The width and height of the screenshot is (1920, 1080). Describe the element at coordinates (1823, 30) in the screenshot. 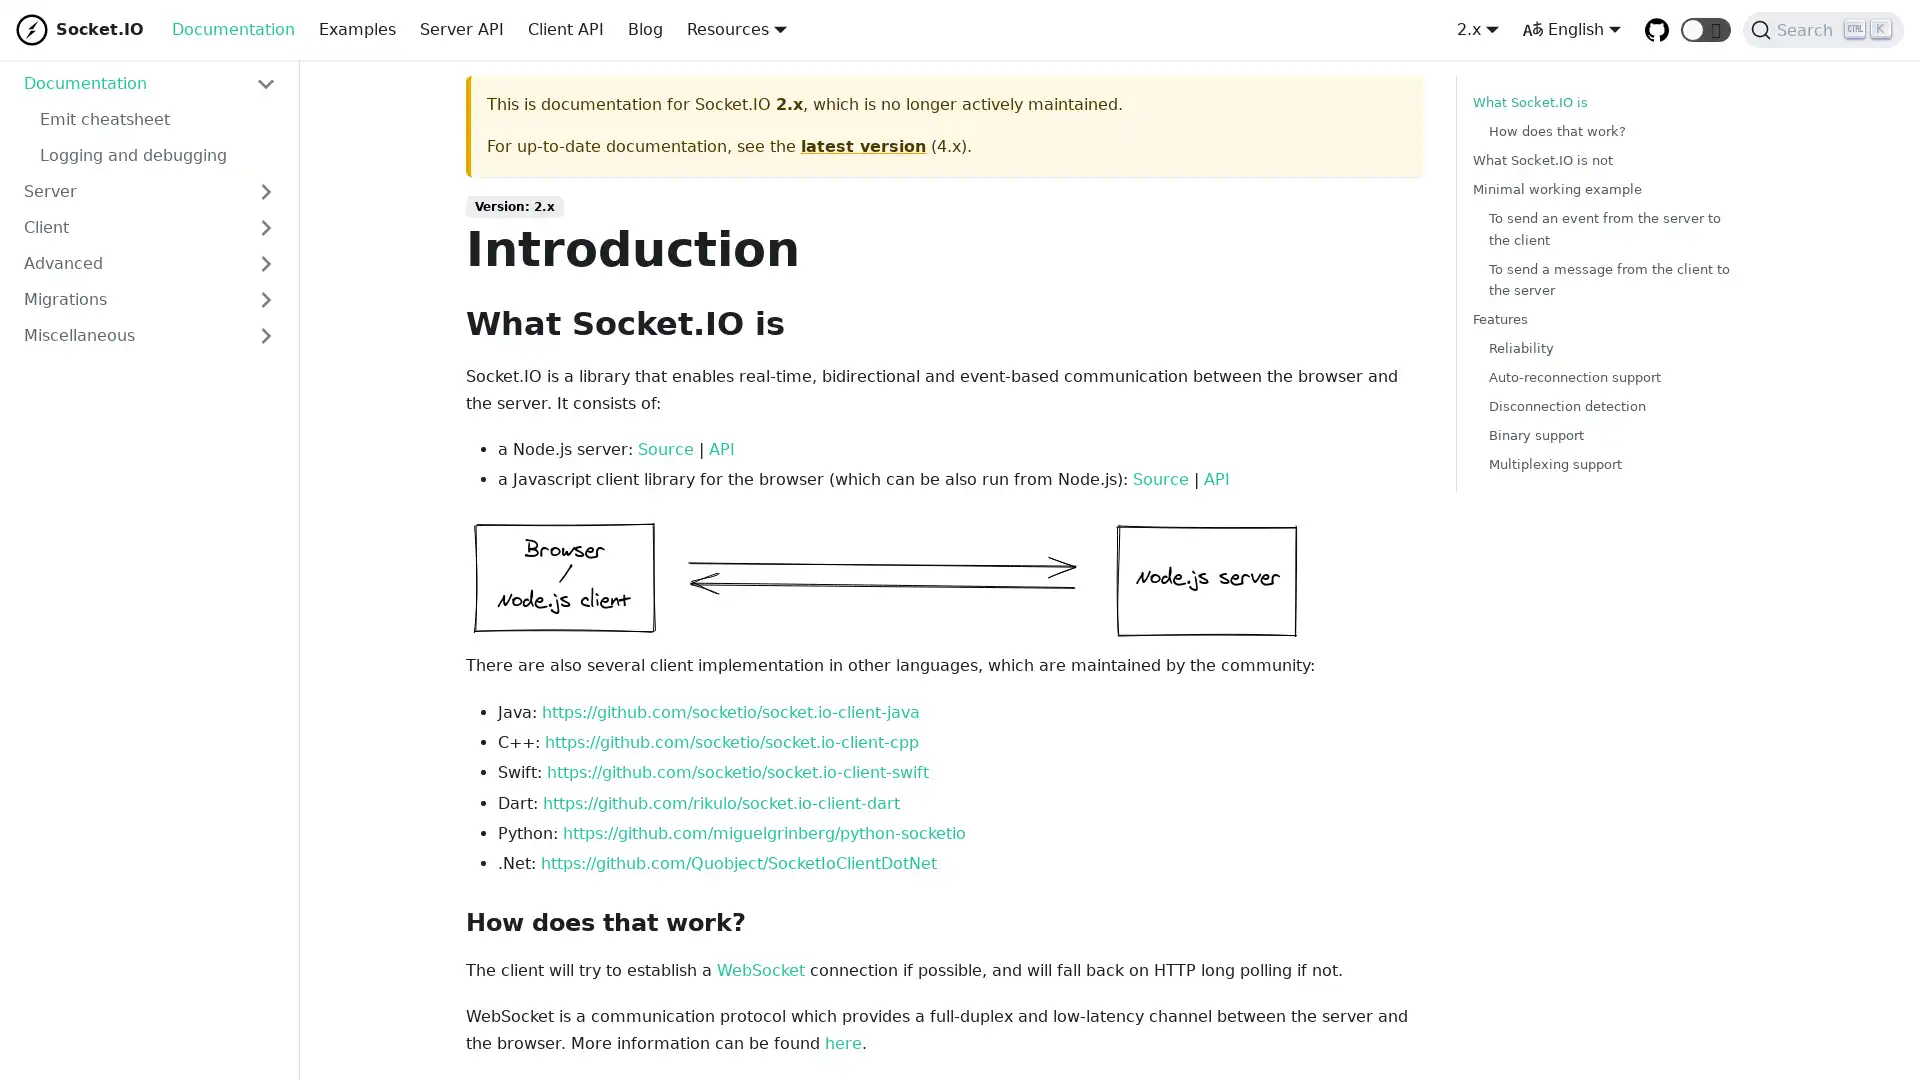

I see `Search` at that location.